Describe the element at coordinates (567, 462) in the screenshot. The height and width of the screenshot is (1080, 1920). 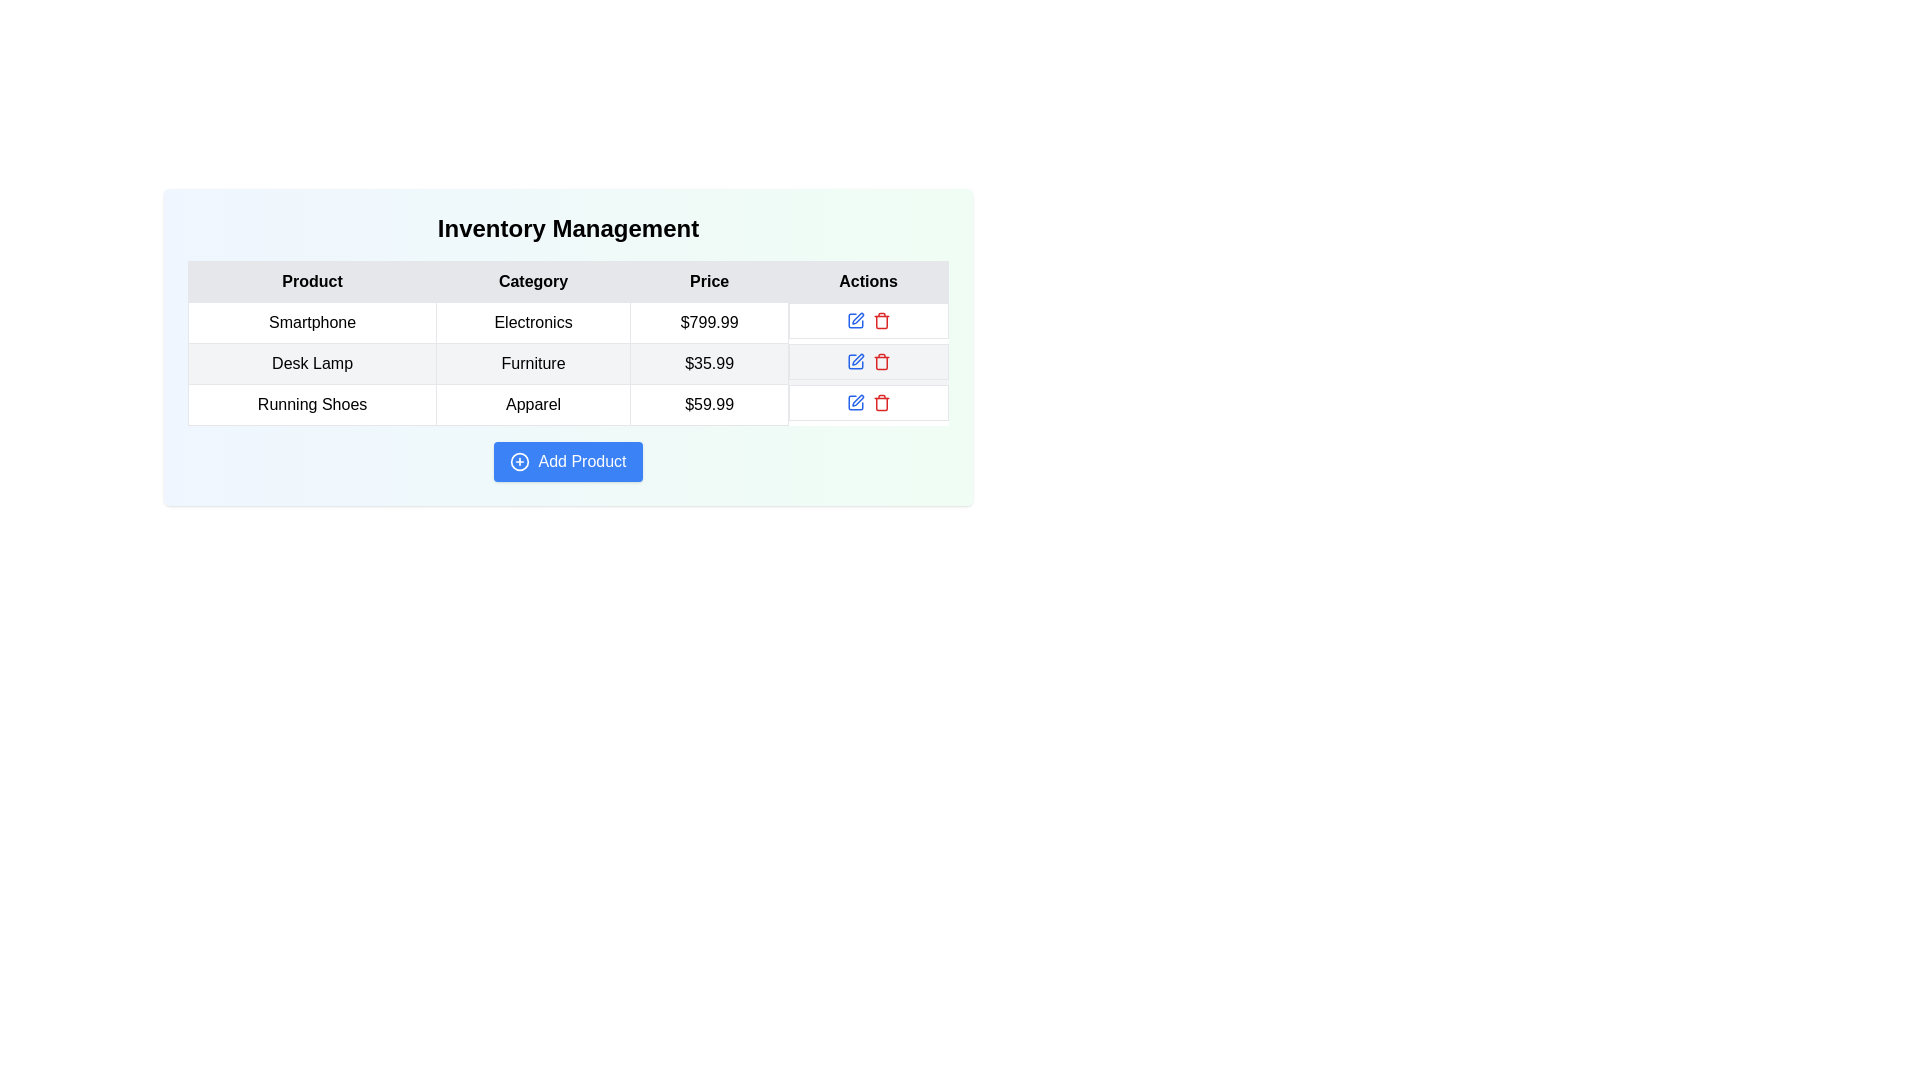
I see `the blue button labeled 'Add Product' with a circular plus sign icon, positioned below the inventory items table` at that location.